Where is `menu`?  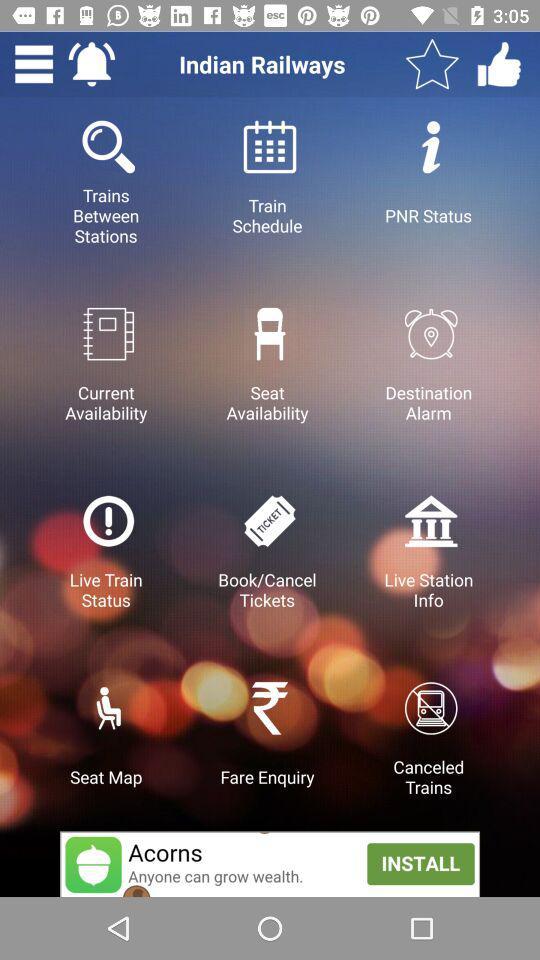 menu is located at coordinates (33, 64).